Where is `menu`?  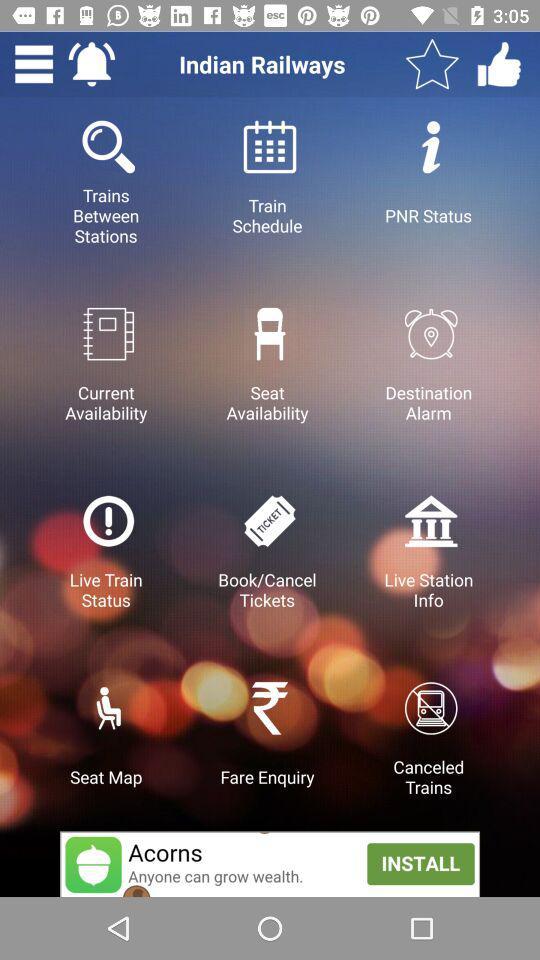 menu is located at coordinates (33, 64).